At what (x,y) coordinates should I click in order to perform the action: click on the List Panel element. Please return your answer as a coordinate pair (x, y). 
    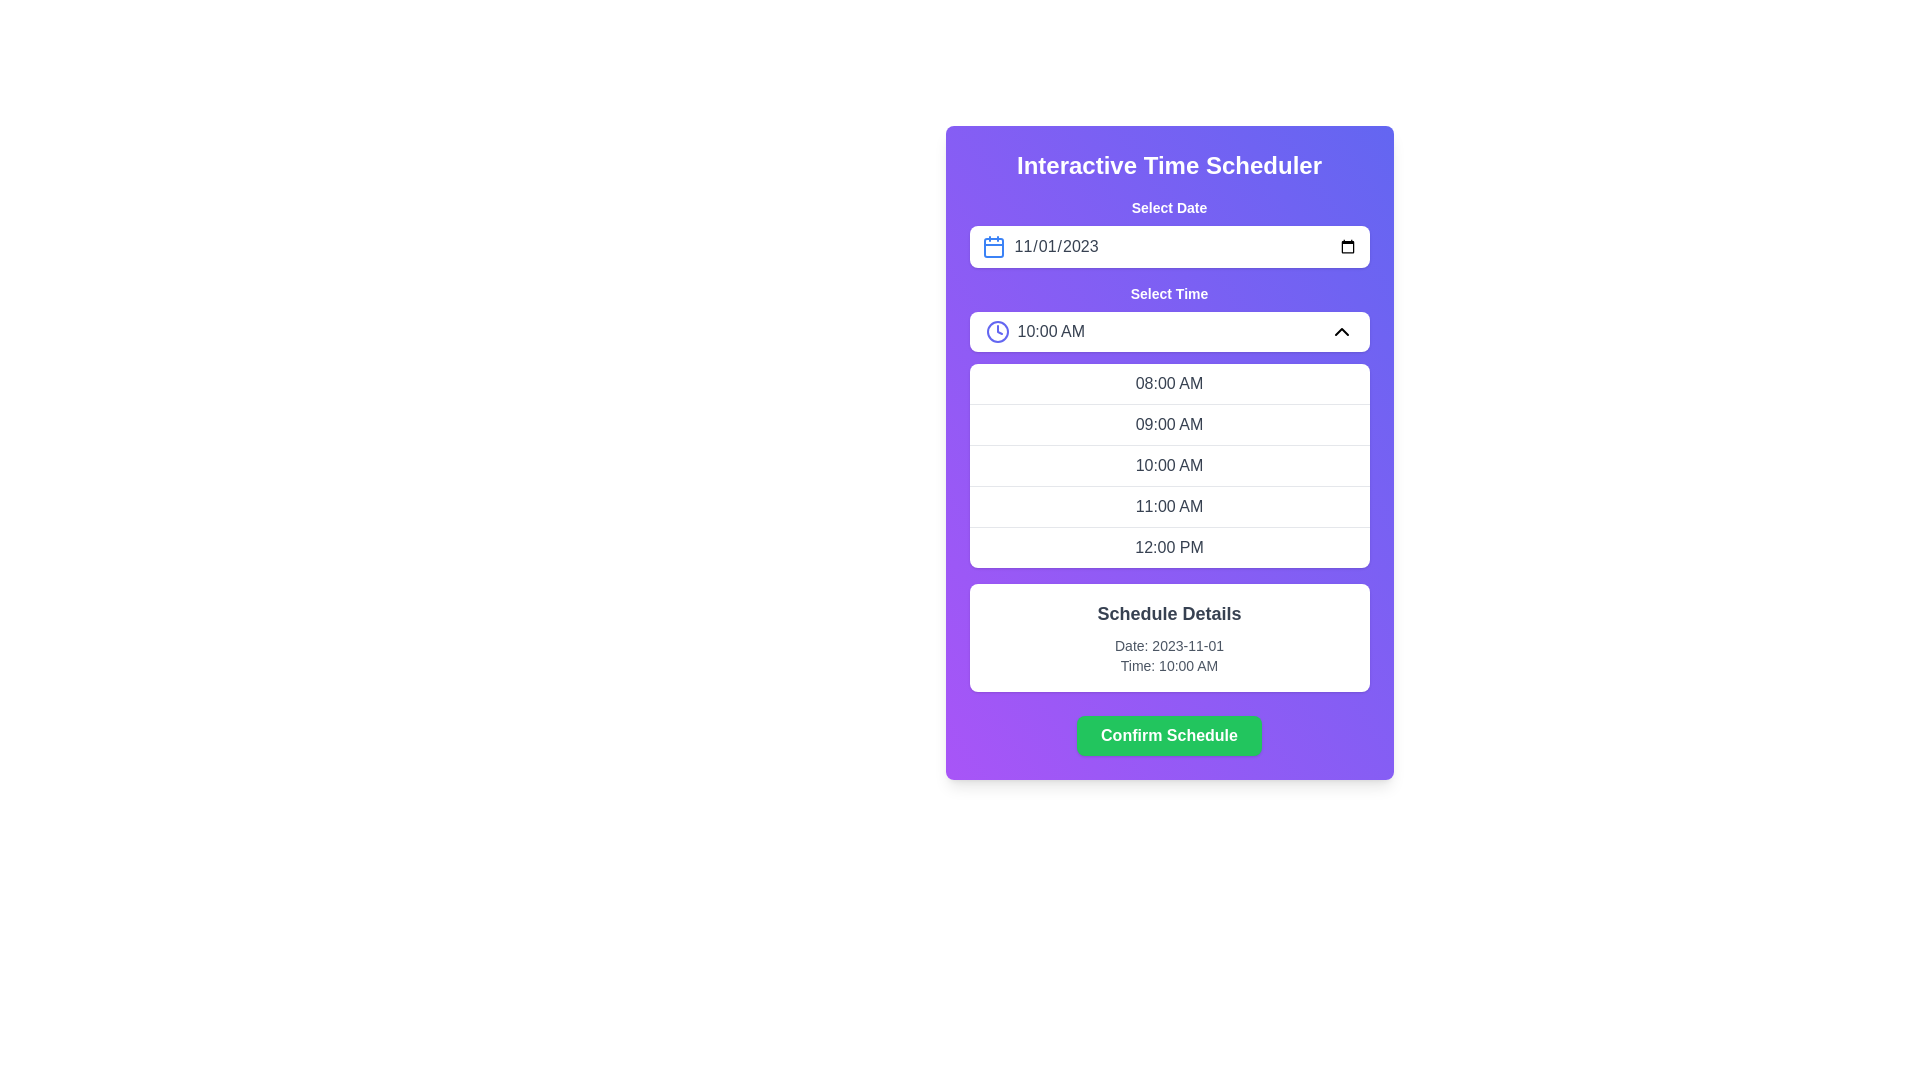
    Looking at the image, I should click on (1169, 466).